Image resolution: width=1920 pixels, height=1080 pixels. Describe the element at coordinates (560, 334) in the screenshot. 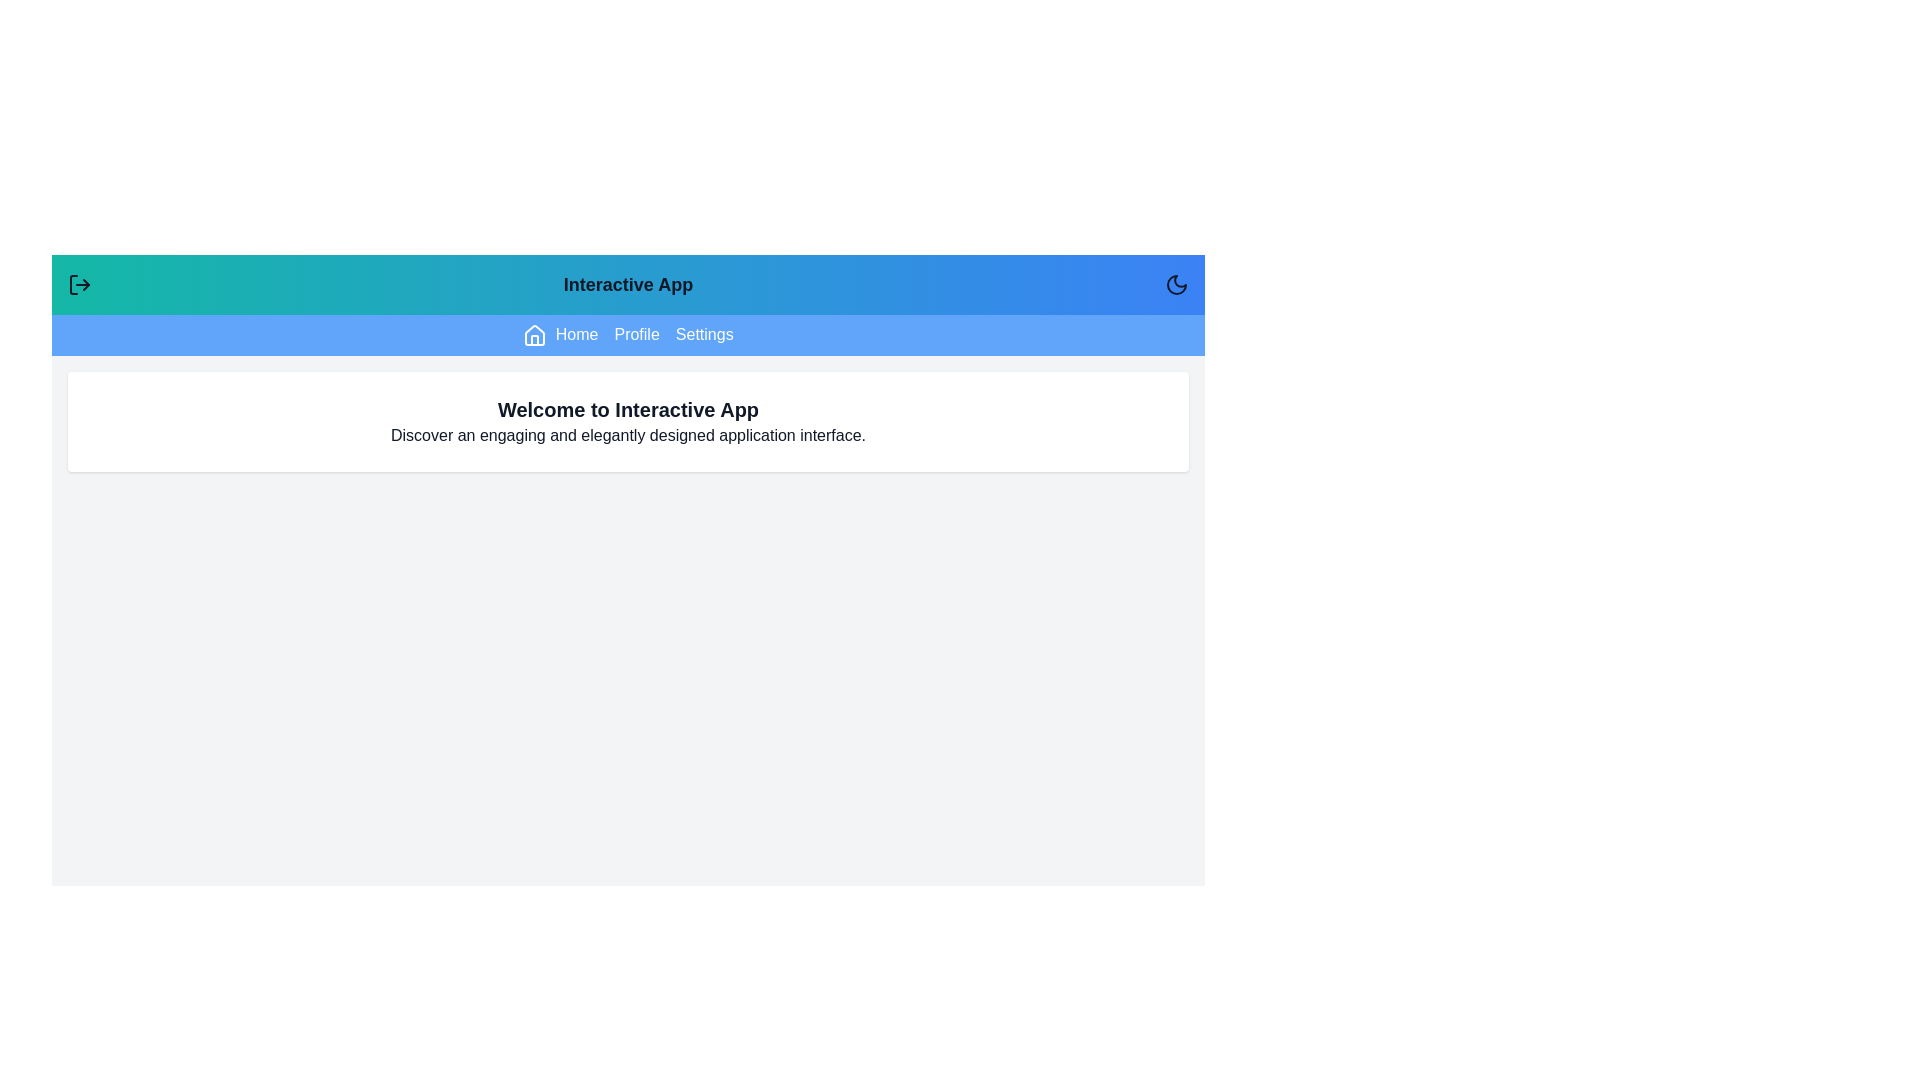

I see `the Home button in the navigation bar to navigate to the Home section` at that location.